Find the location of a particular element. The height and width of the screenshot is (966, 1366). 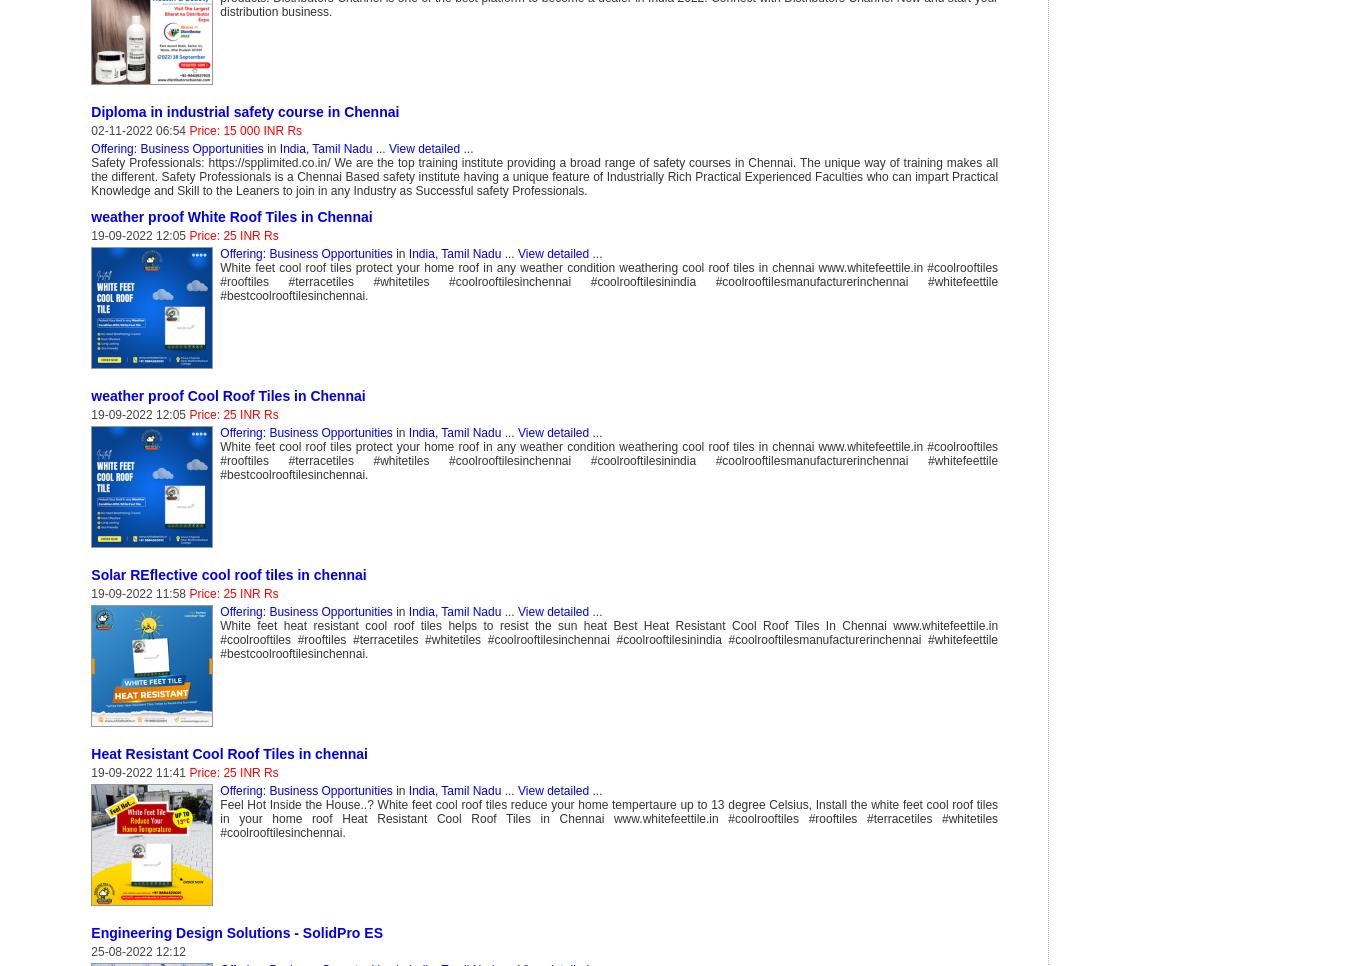

'Engineering Design Solutions - SolidPro ES' is located at coordinates (90, 932).